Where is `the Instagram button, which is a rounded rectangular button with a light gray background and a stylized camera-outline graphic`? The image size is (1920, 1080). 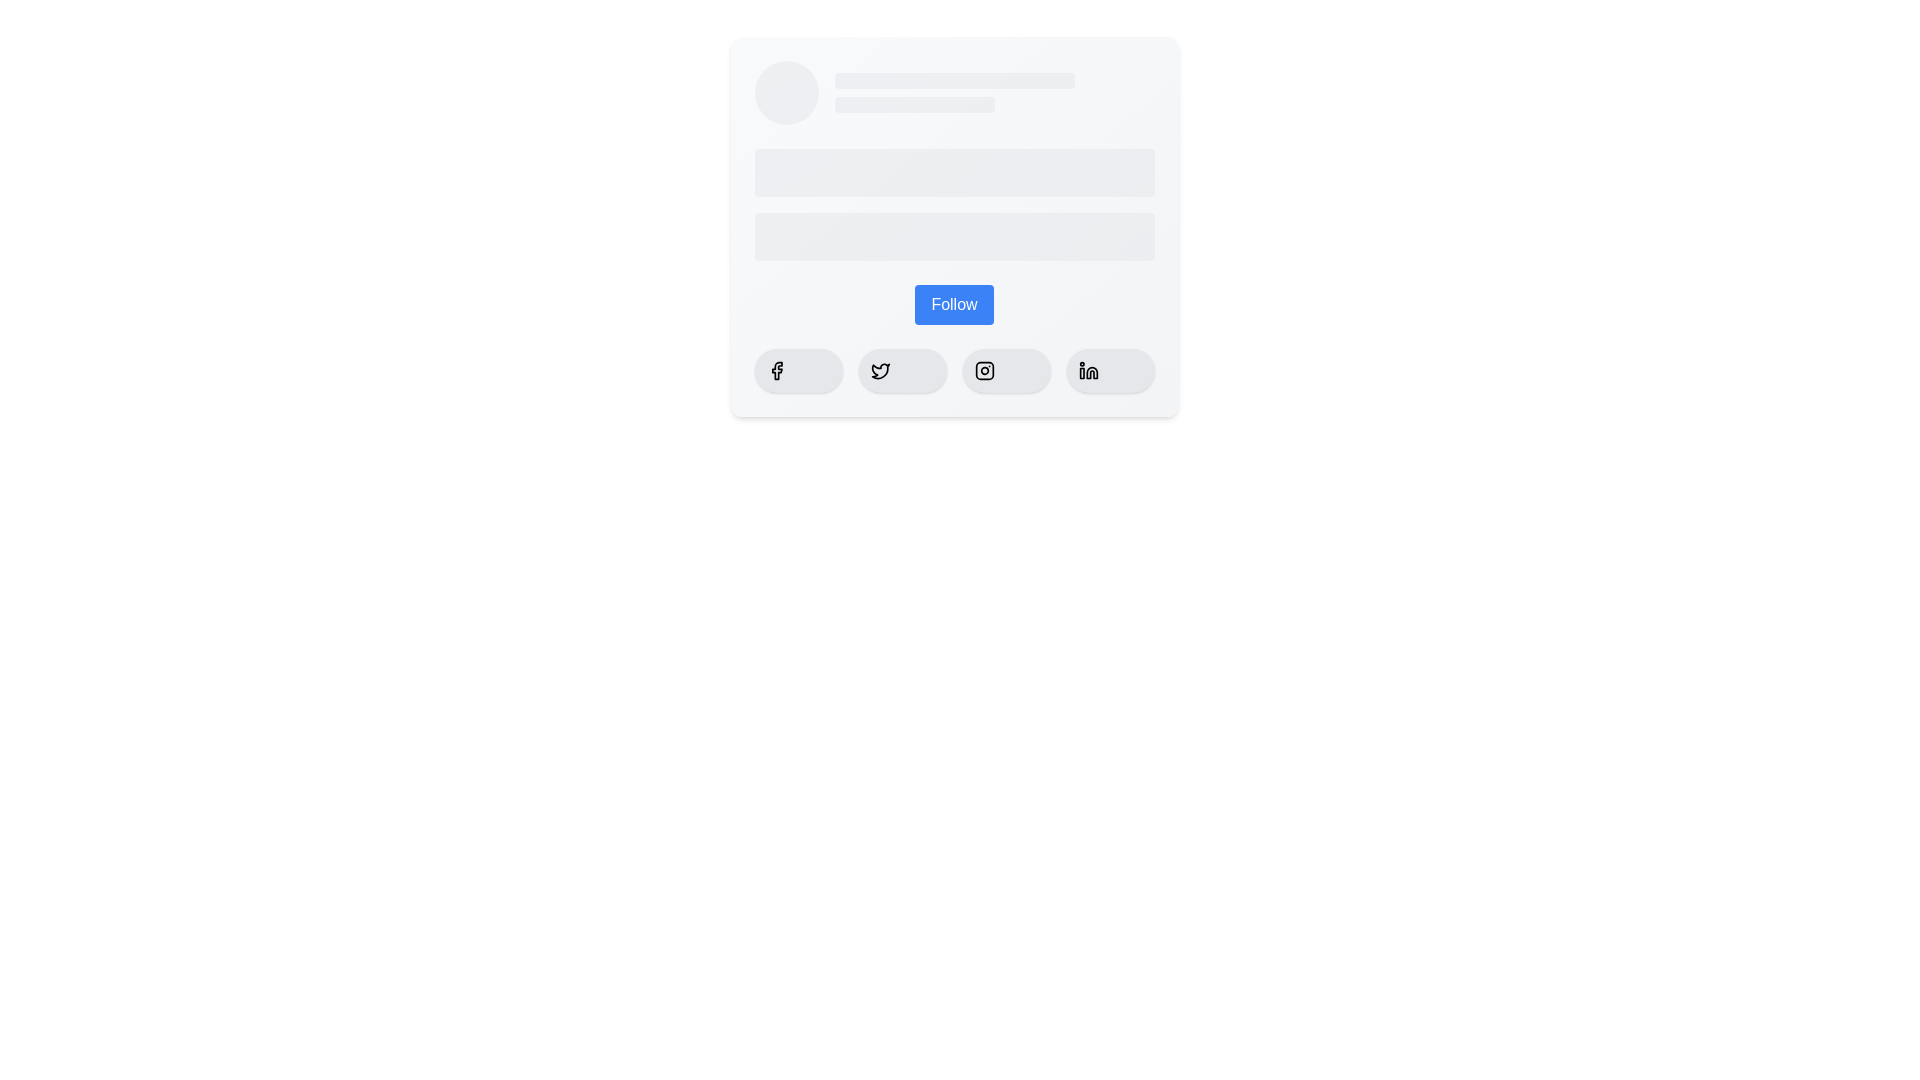 the Instagram button, which is a rounded rectangular button with a light gray background and a stylized camera-outline graphic is located at coordinates (1006, 370).